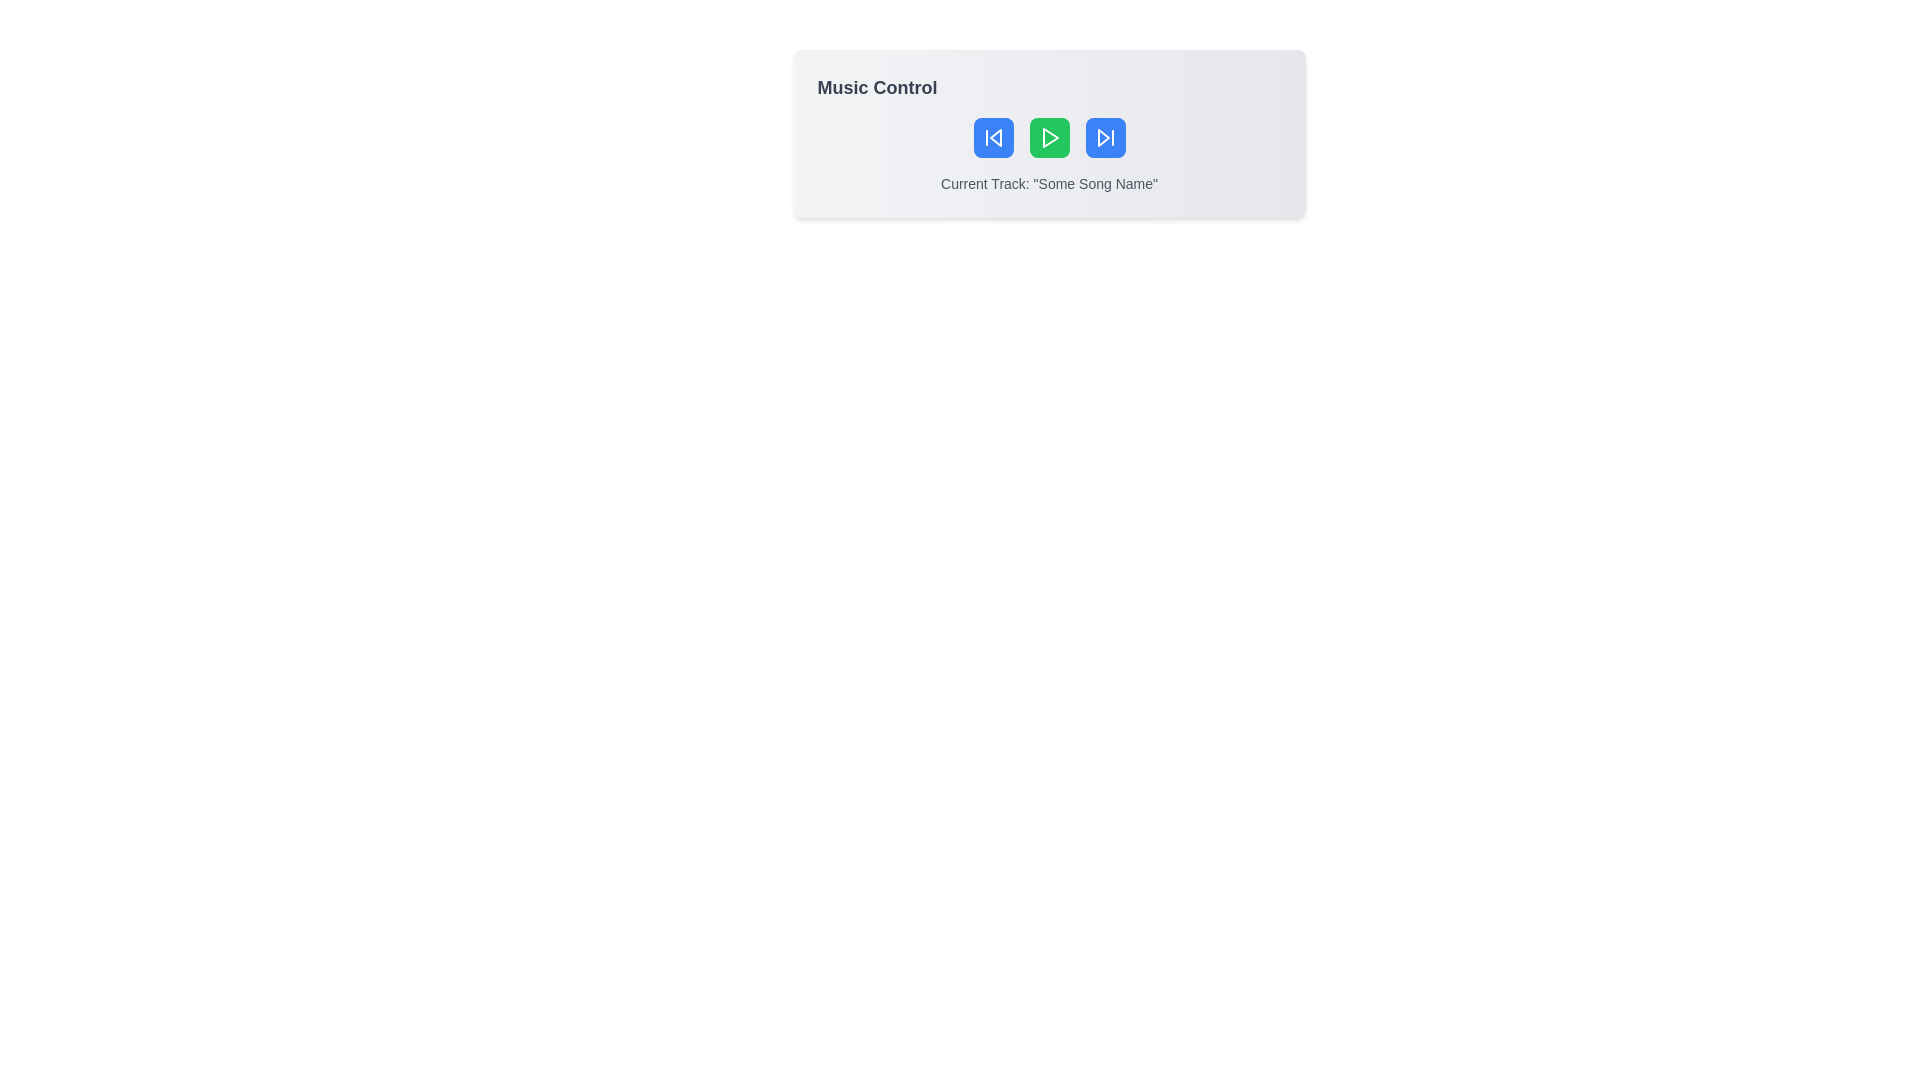 The image size is (1920, 1080). What do you see at coordinates (1048, 137) in the screenshot?
I see `the Control group consisting of three buttons with icons located in the 'Music Control' card to provide visual feedback` at bounding box center [1048, 137].